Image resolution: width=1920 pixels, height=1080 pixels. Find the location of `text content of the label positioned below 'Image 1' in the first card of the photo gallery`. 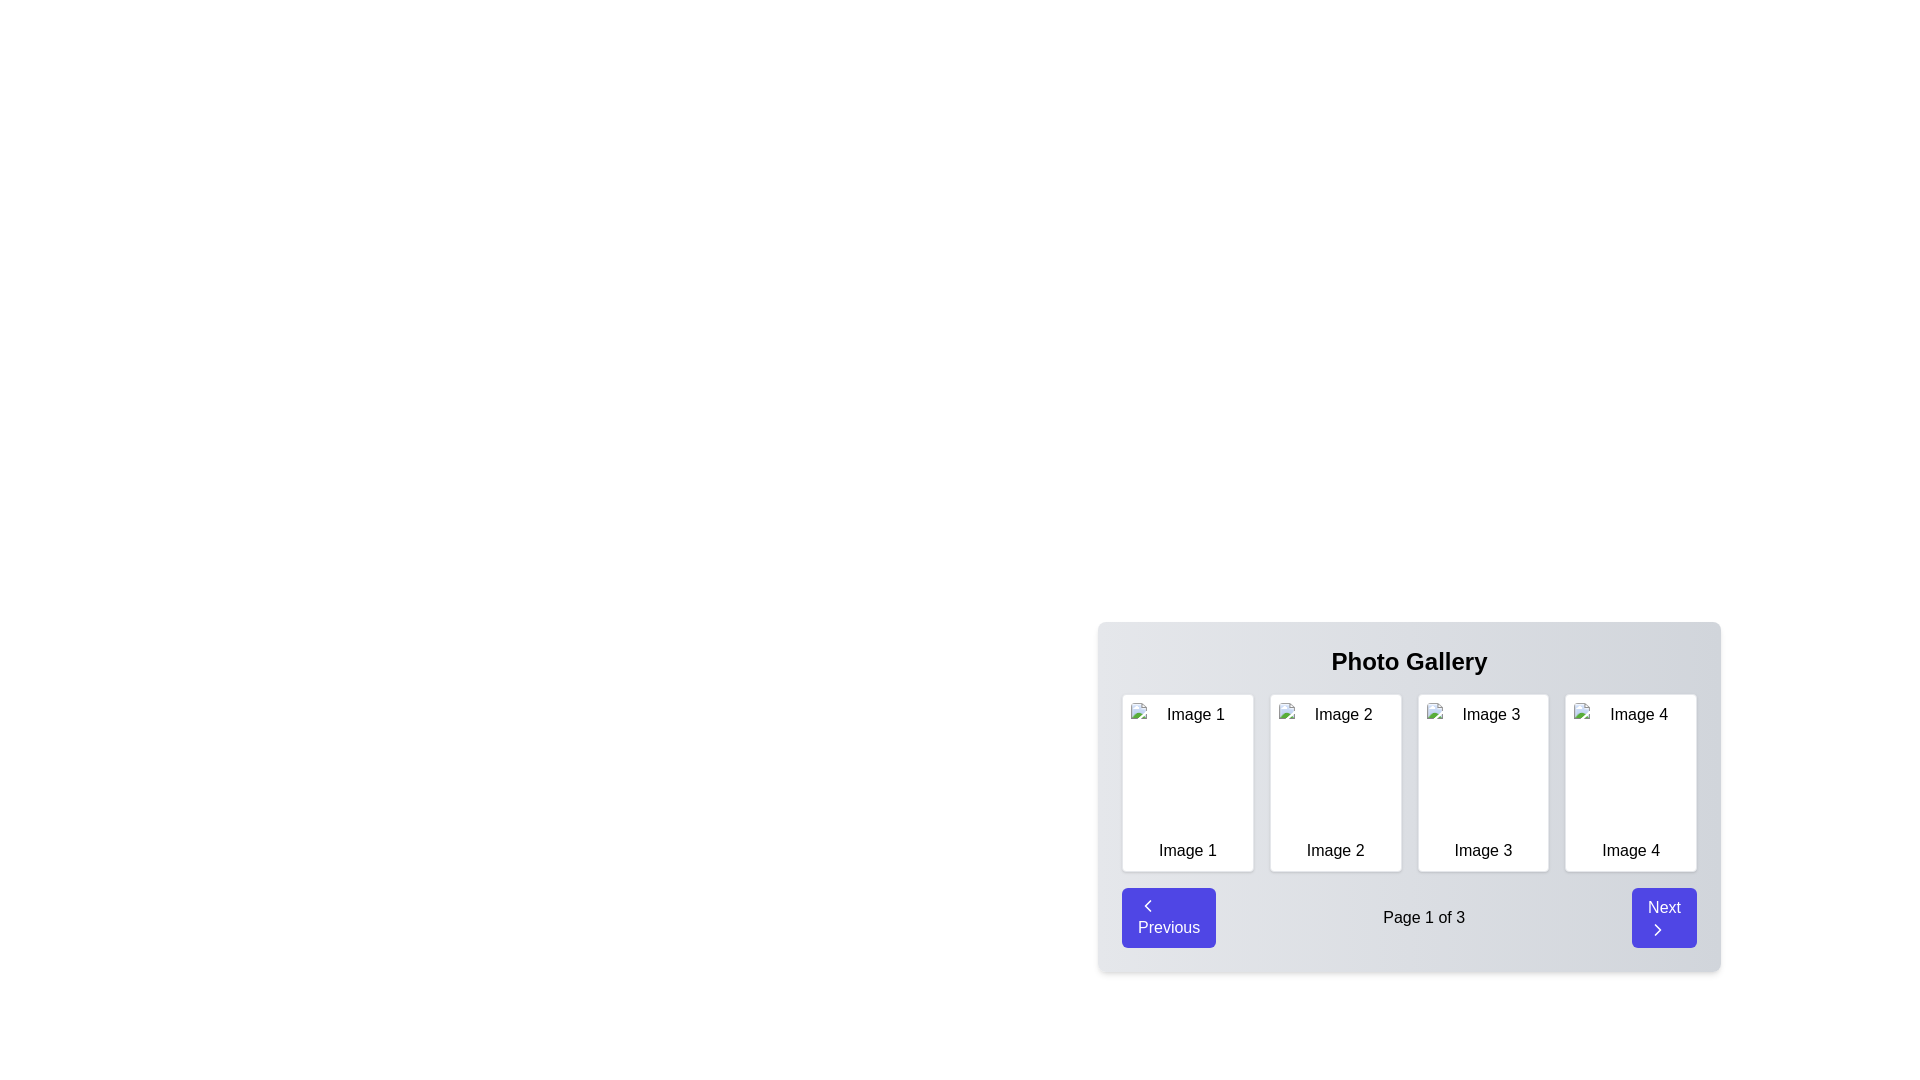

text content of the label positioned below 'Image 1' in the first card of the photo gallery is located at coordinates (1187, 851).